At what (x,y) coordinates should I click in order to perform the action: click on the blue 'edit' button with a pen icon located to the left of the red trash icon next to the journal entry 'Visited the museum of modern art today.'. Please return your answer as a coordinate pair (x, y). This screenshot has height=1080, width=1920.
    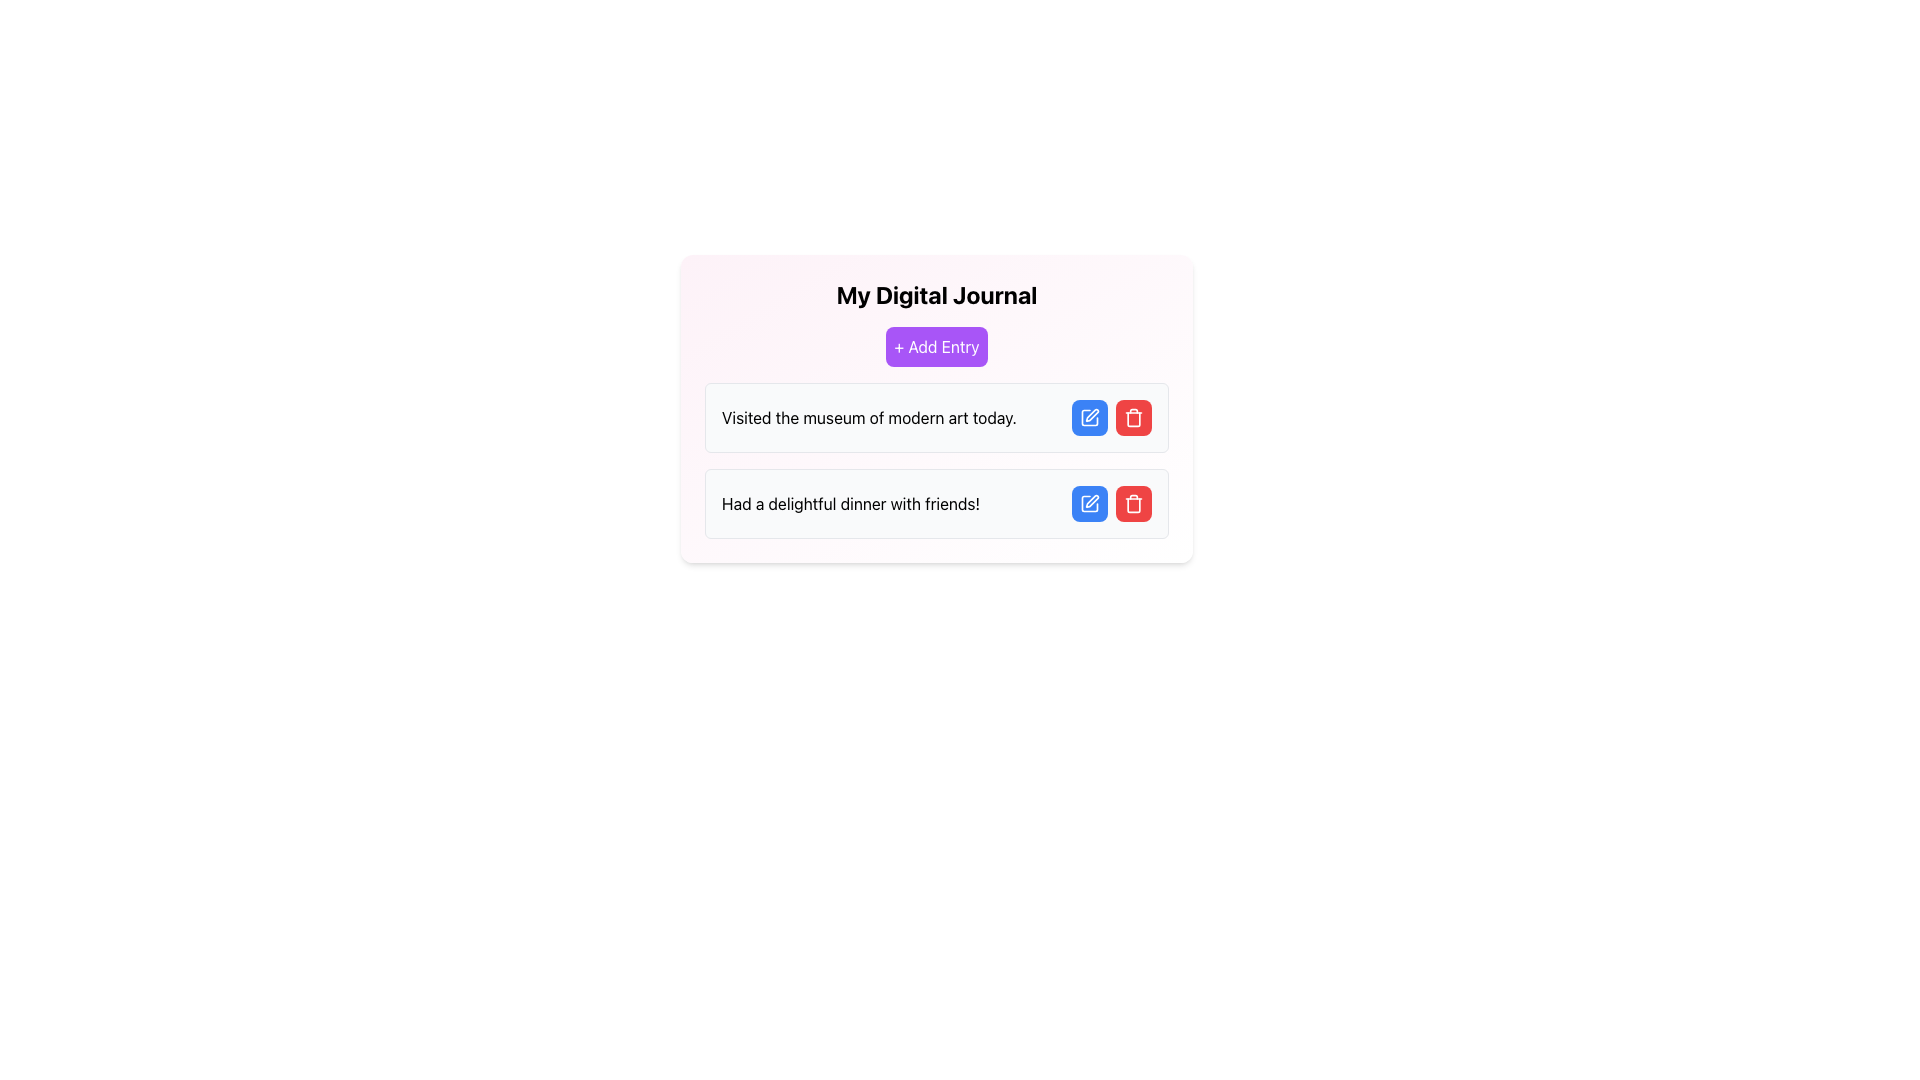
    Looking at the image, I should click on (1088, 416).